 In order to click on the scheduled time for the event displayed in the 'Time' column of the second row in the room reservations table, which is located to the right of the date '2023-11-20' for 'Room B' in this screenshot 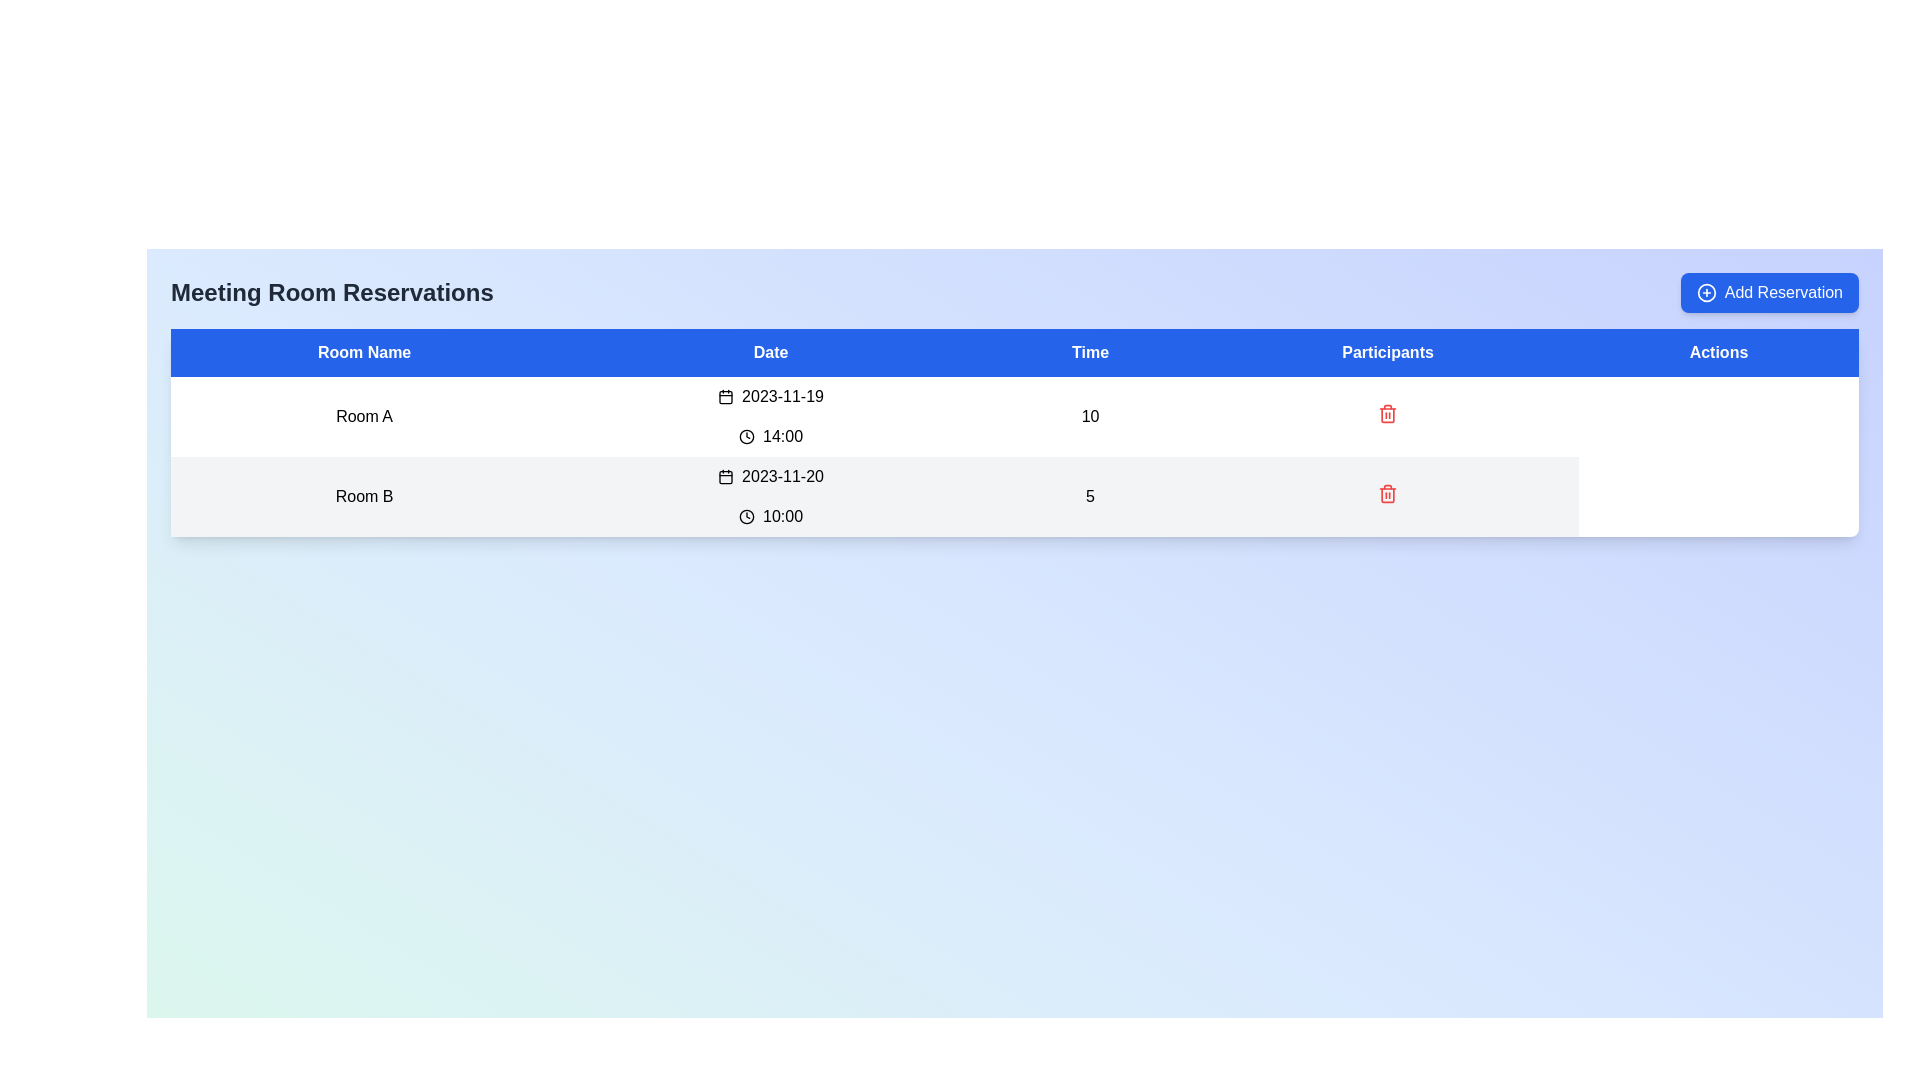, I will do `click(770, 515)`.